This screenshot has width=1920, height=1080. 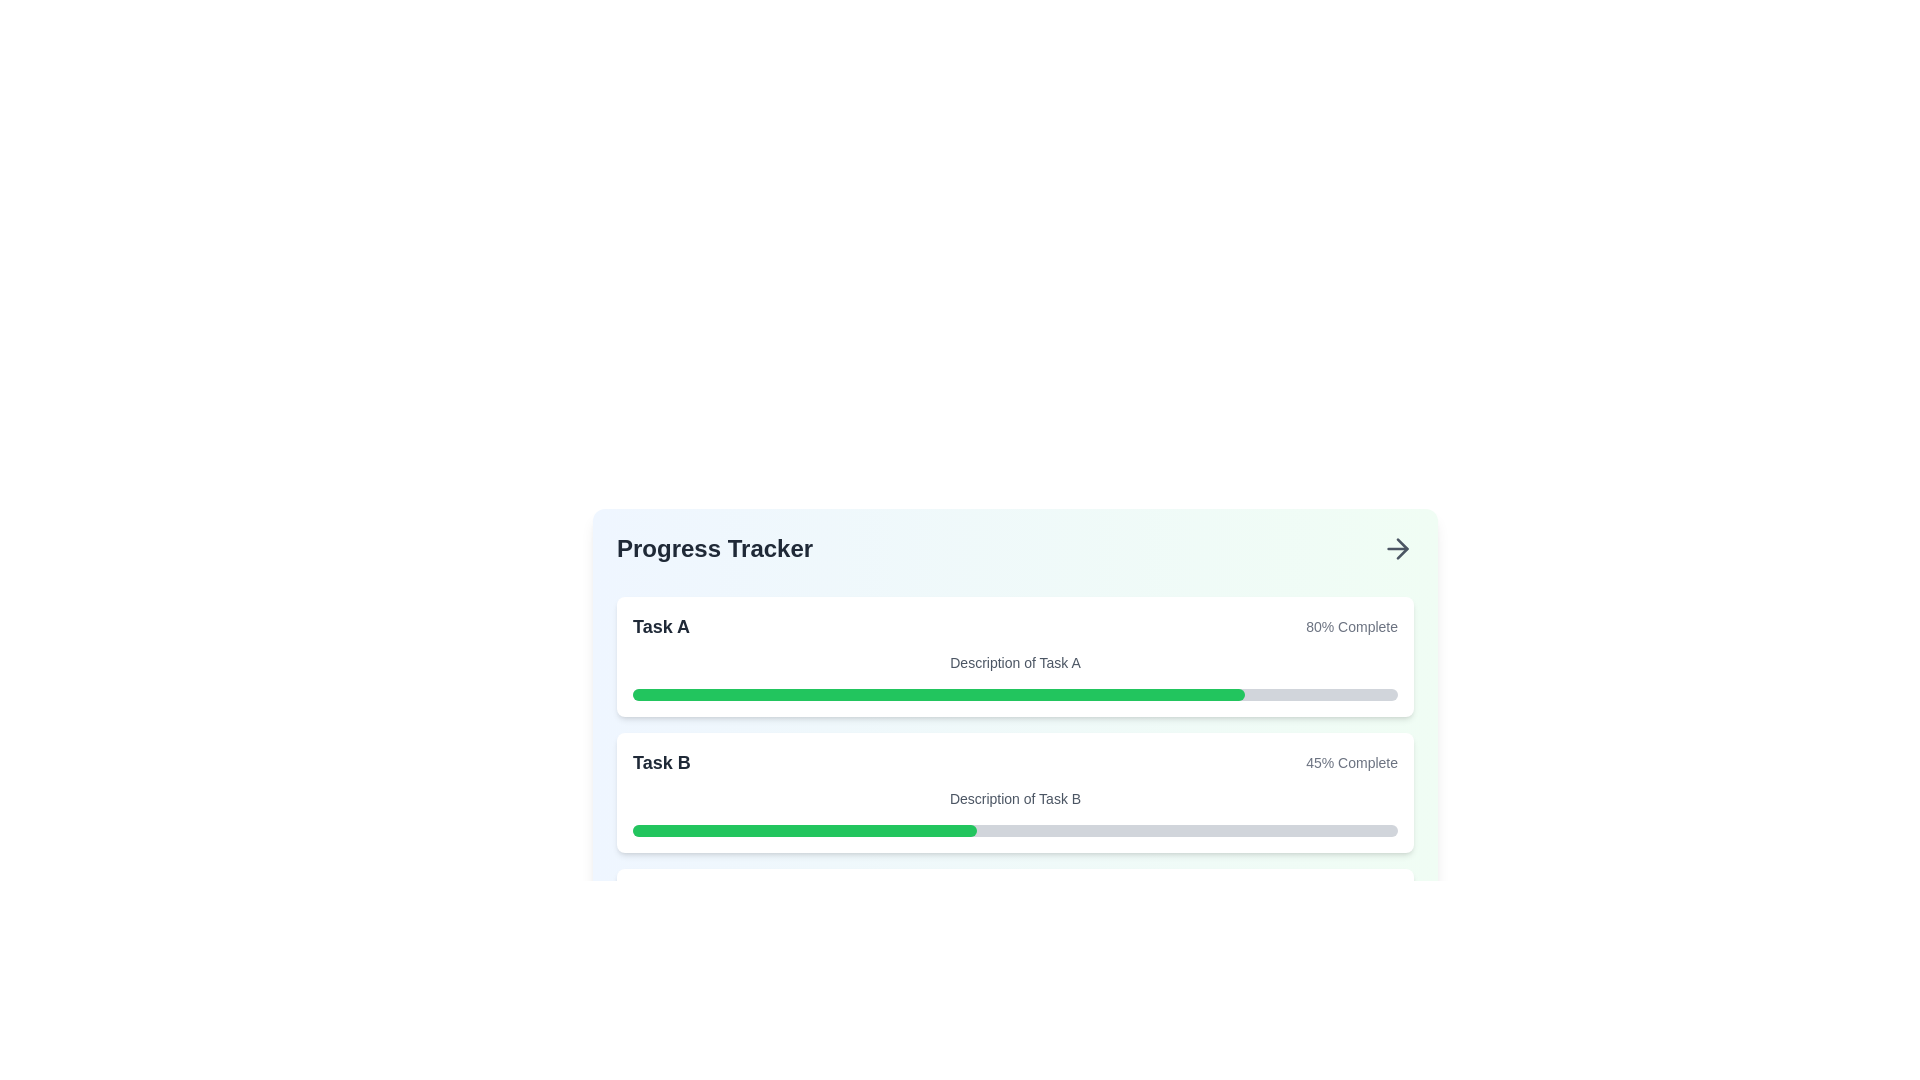 What do you see at coordinates (715, 548) in the screenshot?
I see `prominent text label 'Progress Tracker' which is bold and large, located near the top of the panel` at bounding box center [715, 548].